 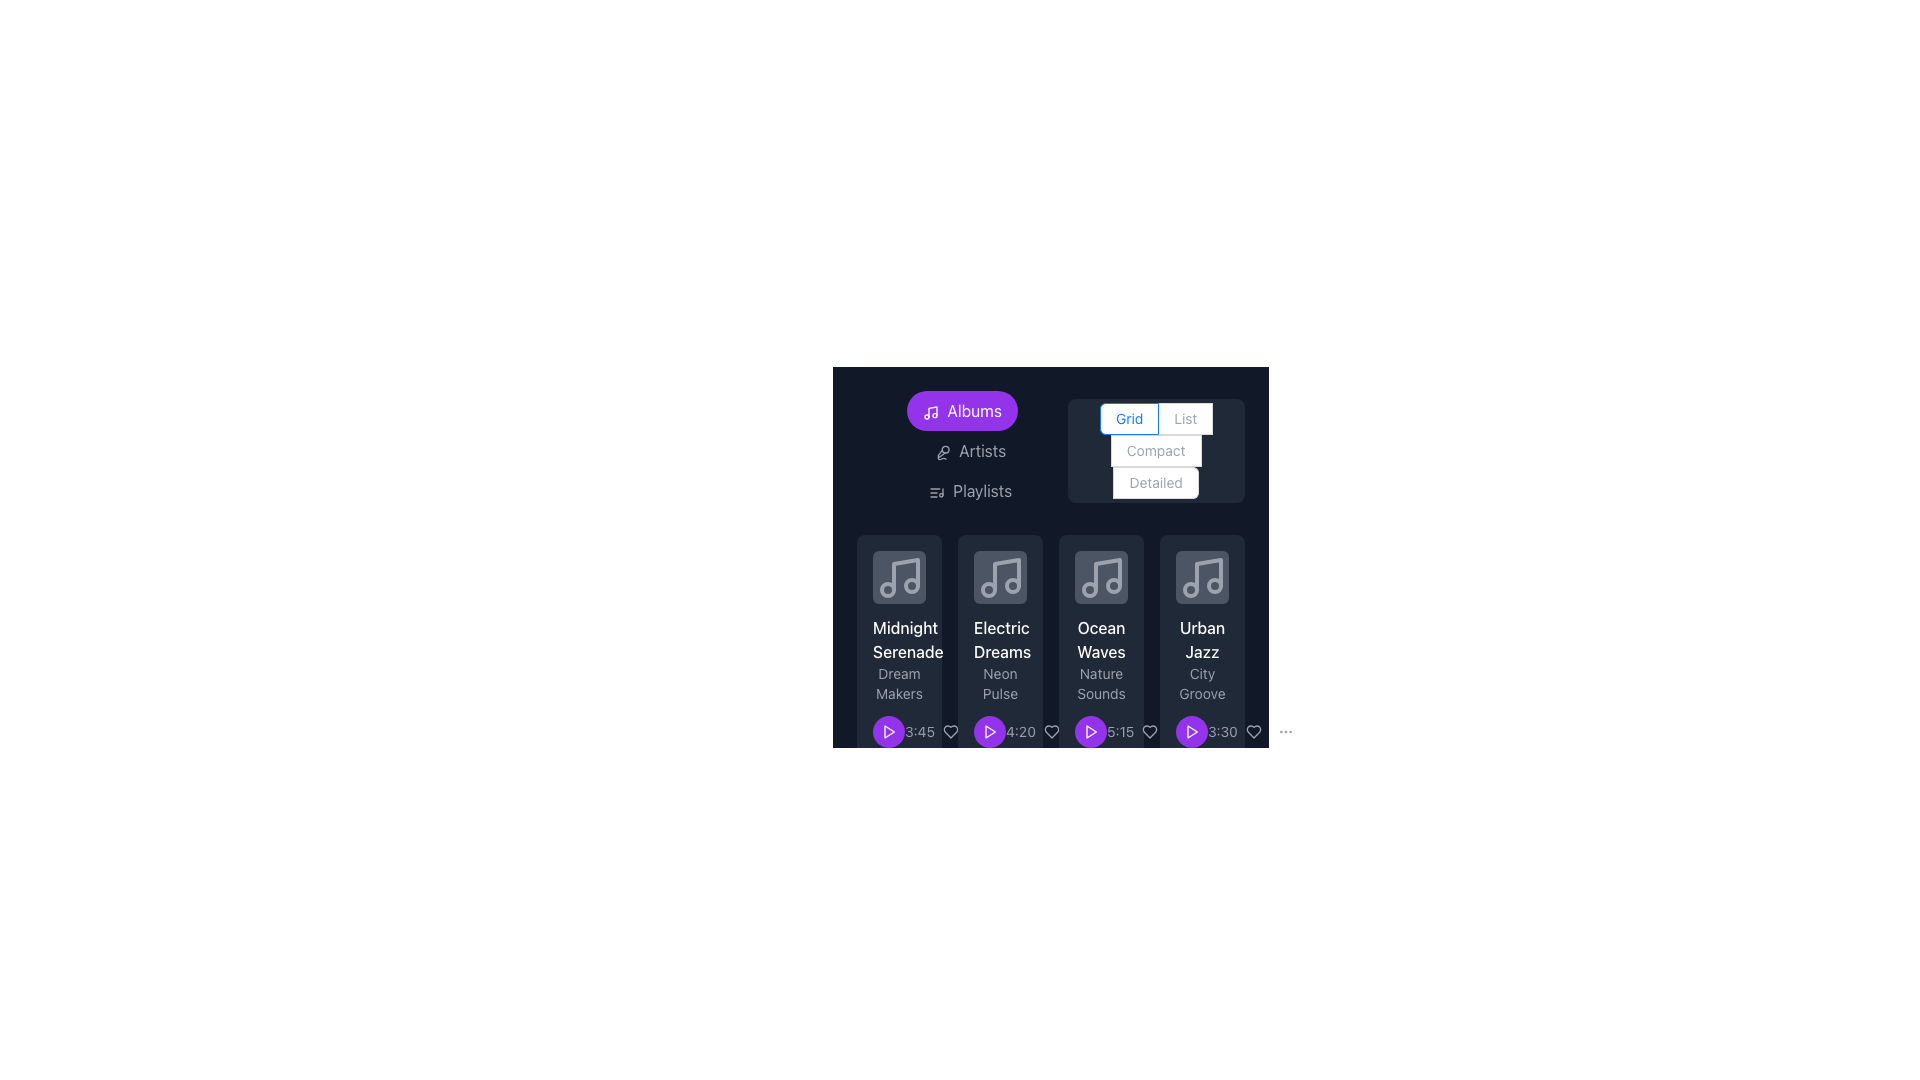 What do you see at coordinates (962, 410) in the screenshot?
I see `the albums button located at the far left of the horizontal navigation bar to trigger a tooltip or highlight effect` at bounding box center [962, 410].